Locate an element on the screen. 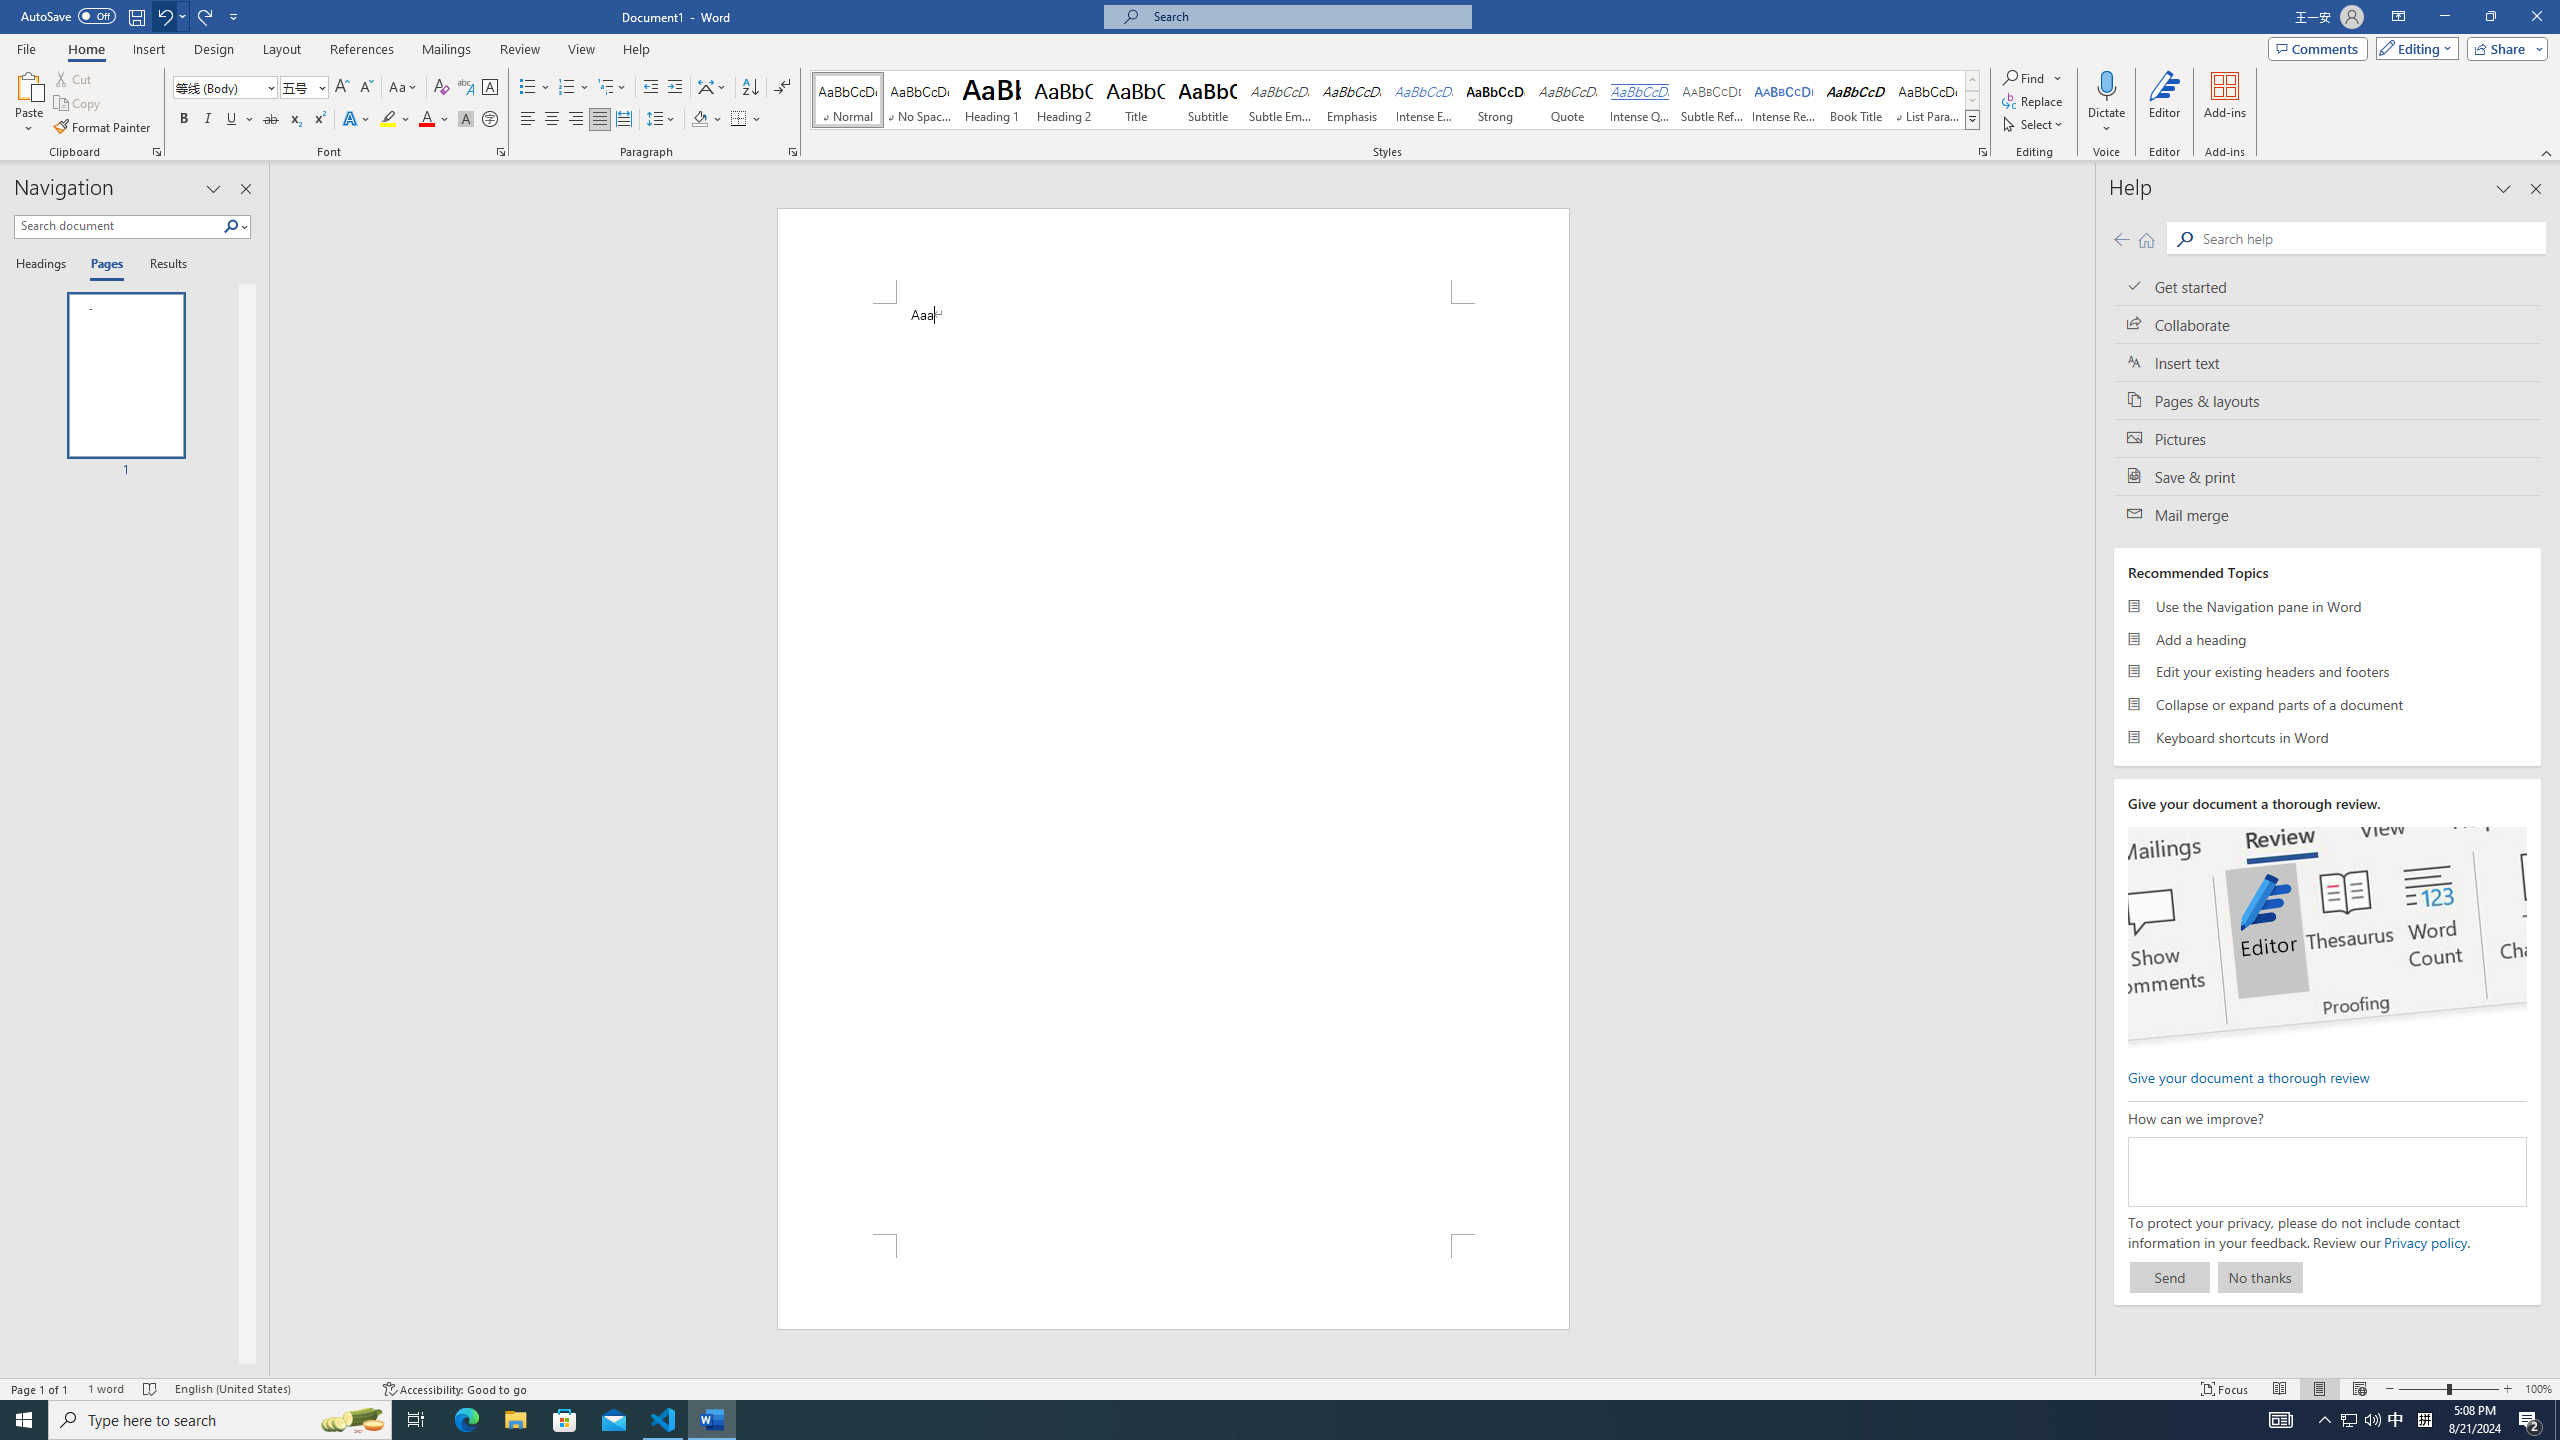 This screenshot has height=1440, width=2560. 'Quick Access Toolbar' is located at coordinates (130, 16).